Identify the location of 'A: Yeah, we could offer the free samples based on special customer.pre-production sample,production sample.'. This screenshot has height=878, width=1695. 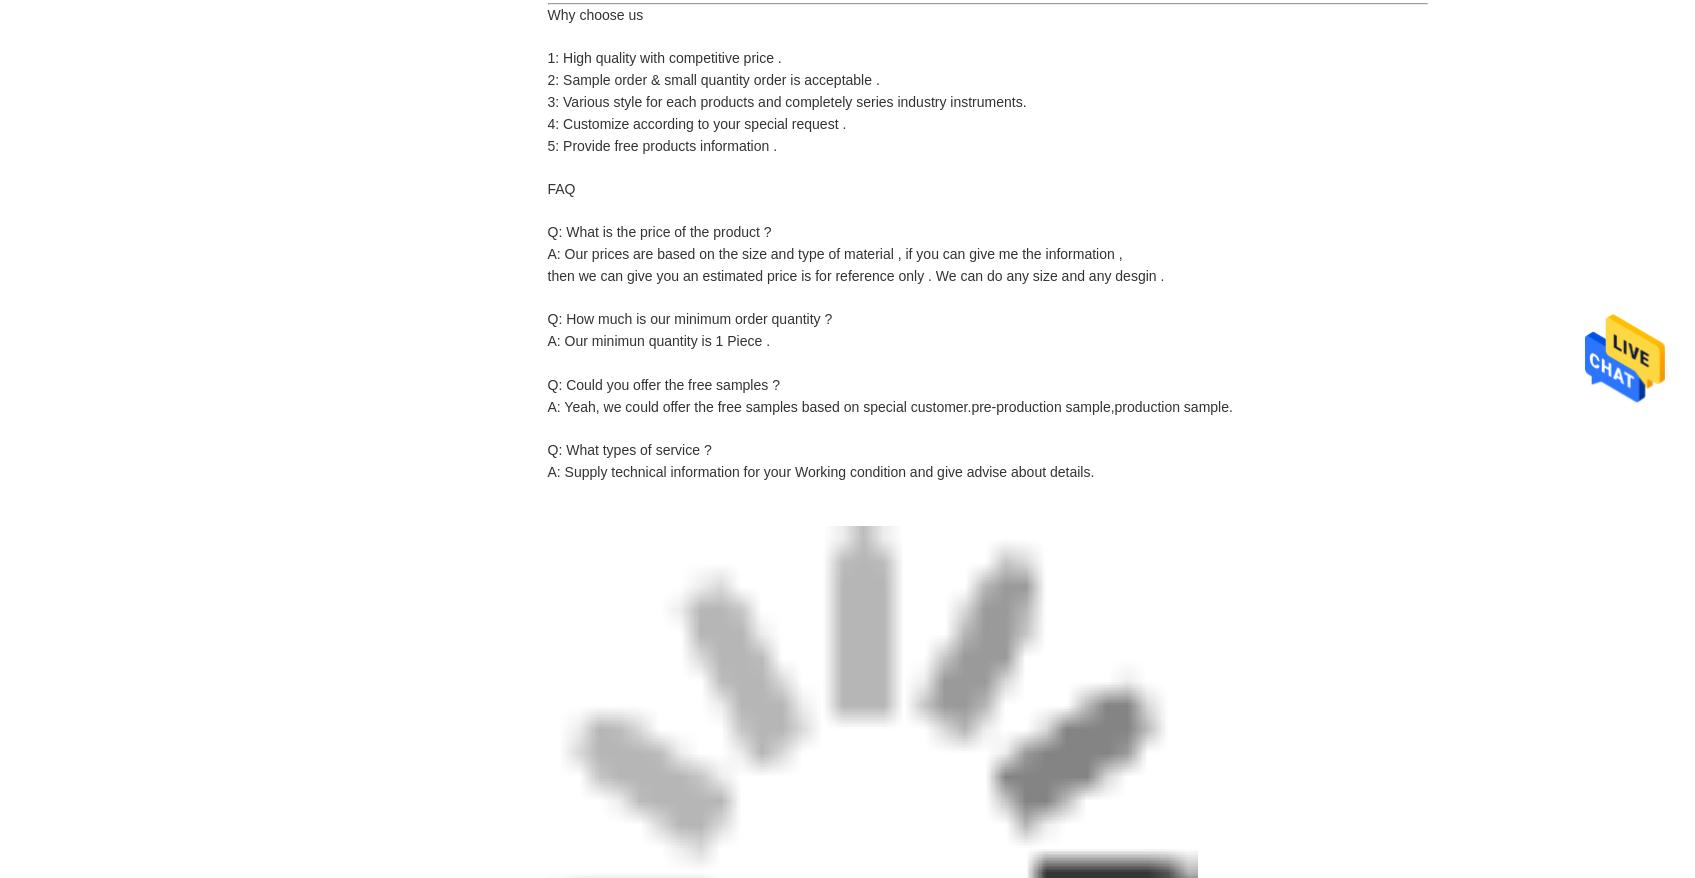
(888, 407).